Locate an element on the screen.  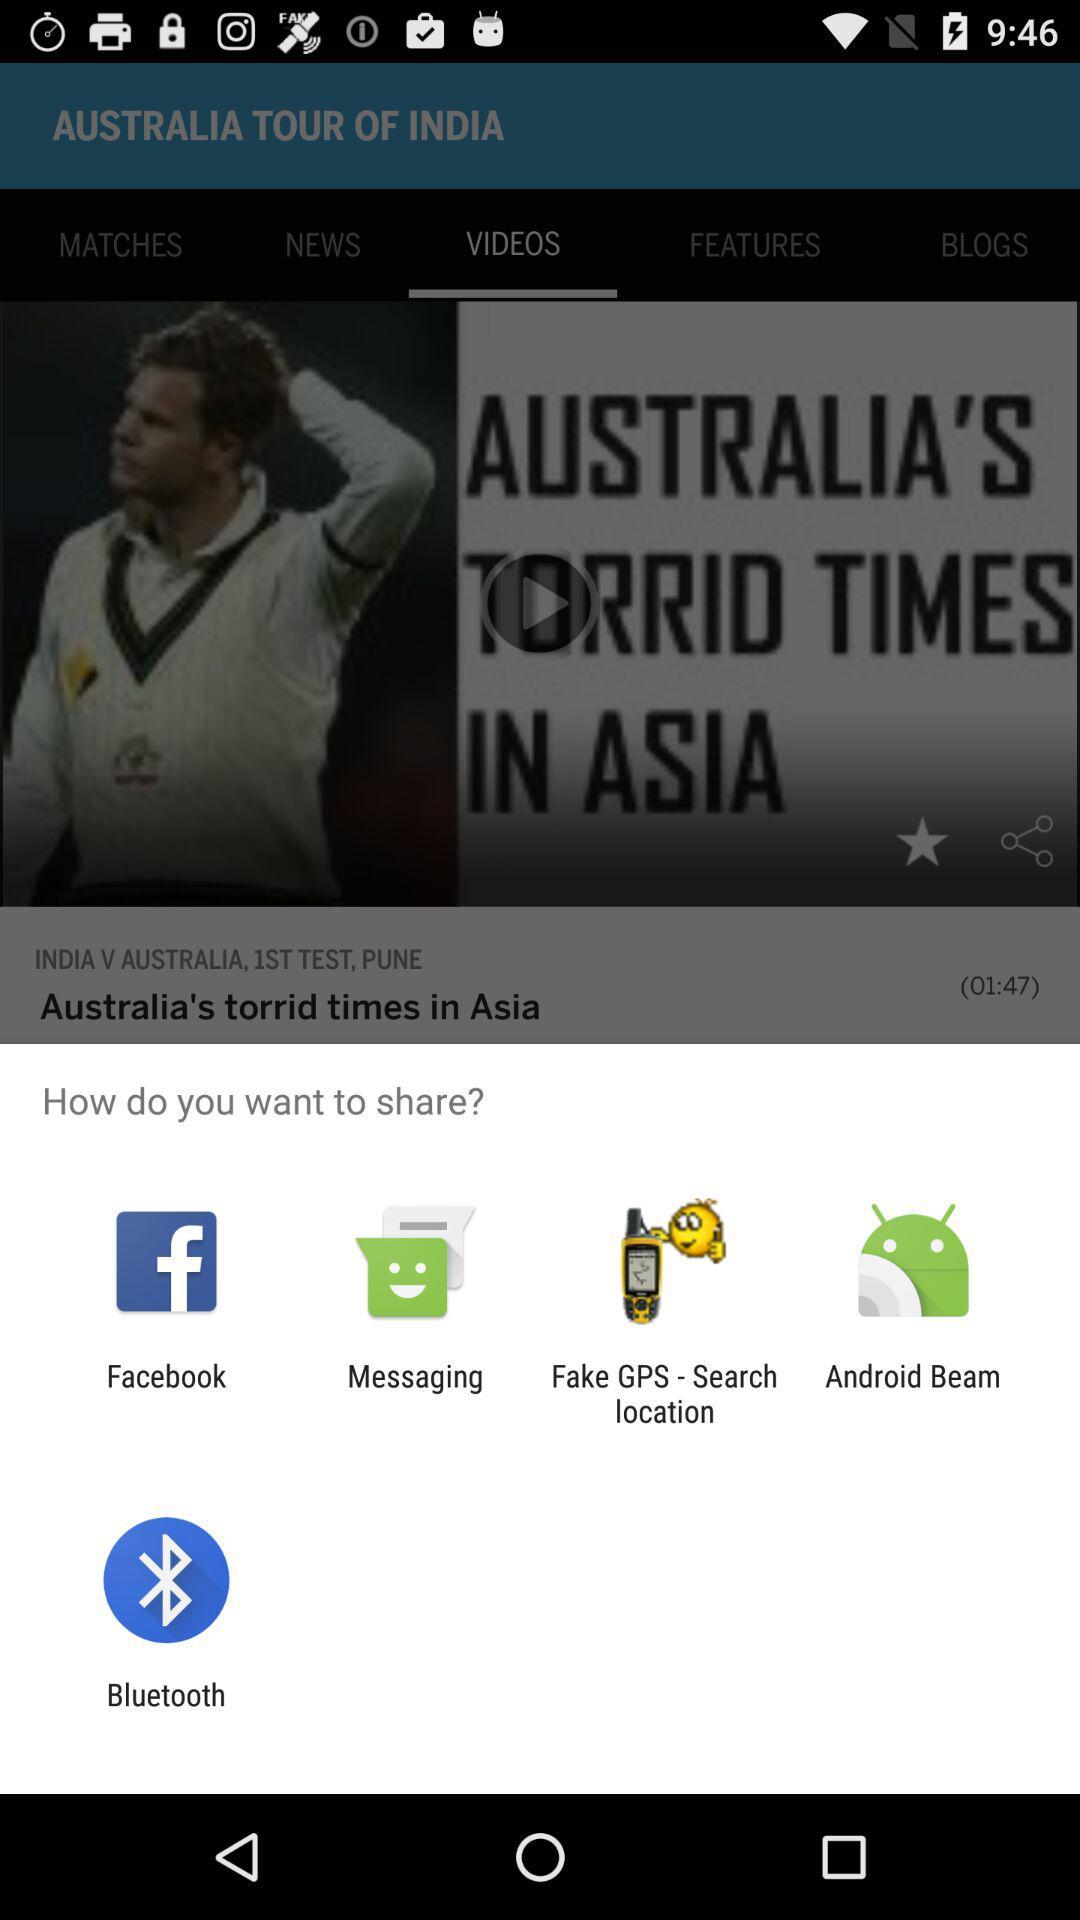
the item next to the facebook item is located at coordinates (414, 1392).